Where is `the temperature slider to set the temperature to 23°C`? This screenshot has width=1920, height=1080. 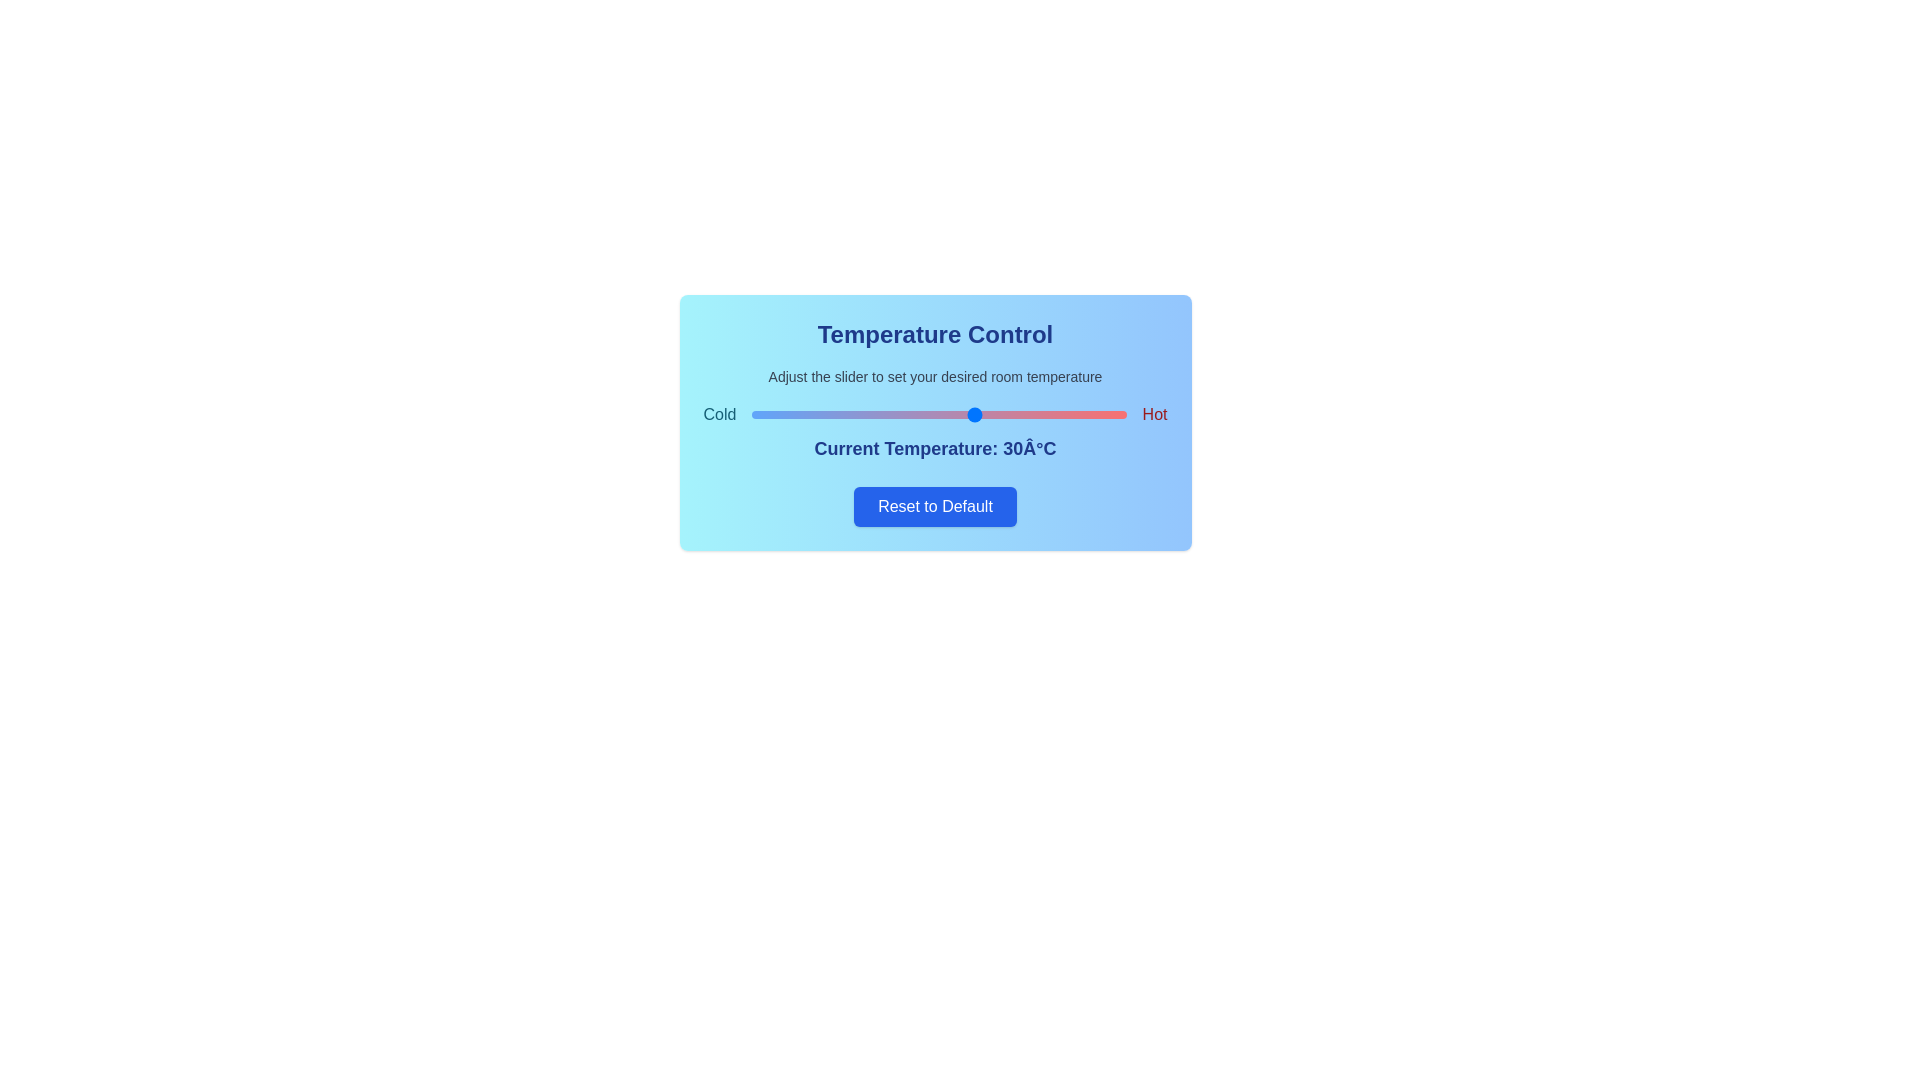 the temperature slider to set the temperature to 23°C is located at coordinates (923, 414).